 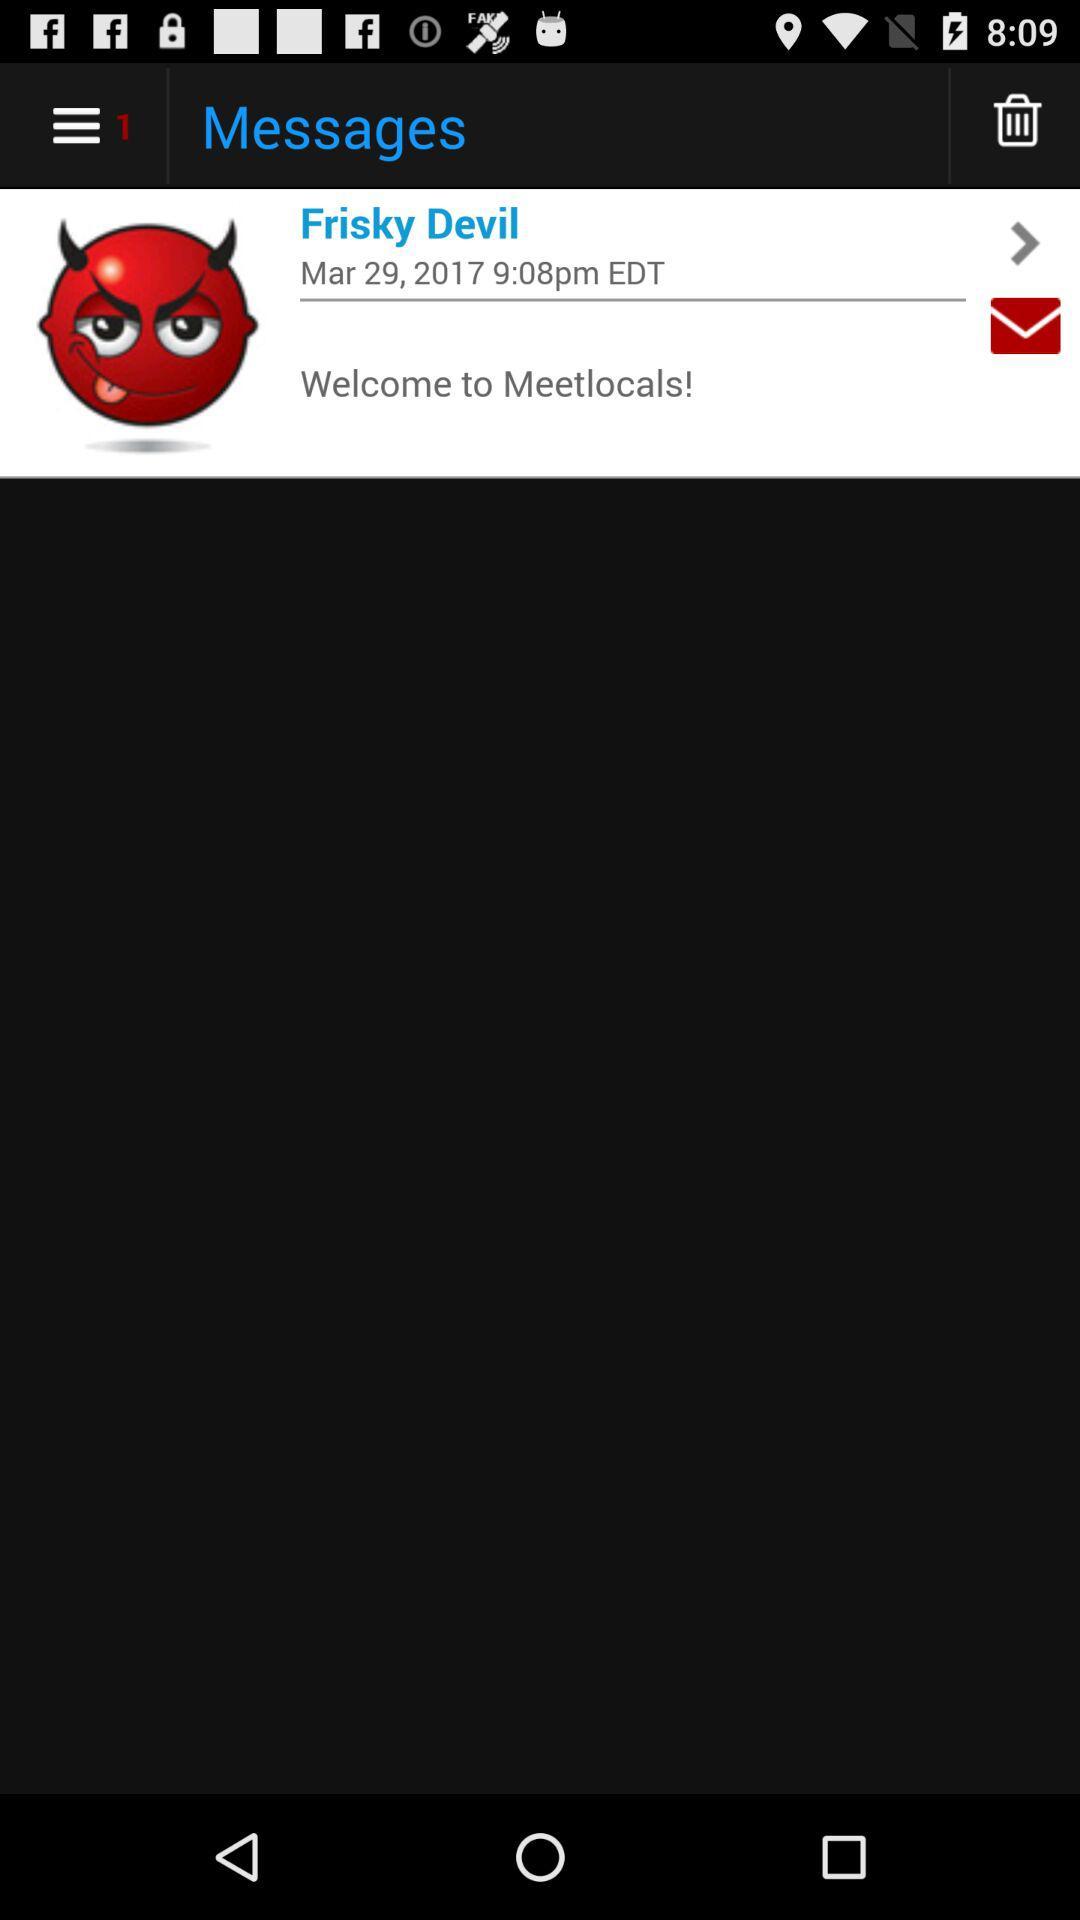 What do you see at coordinates (632, 222) in the screenshot?
I see `frisky devil icon` at bounding box center [632, 222].